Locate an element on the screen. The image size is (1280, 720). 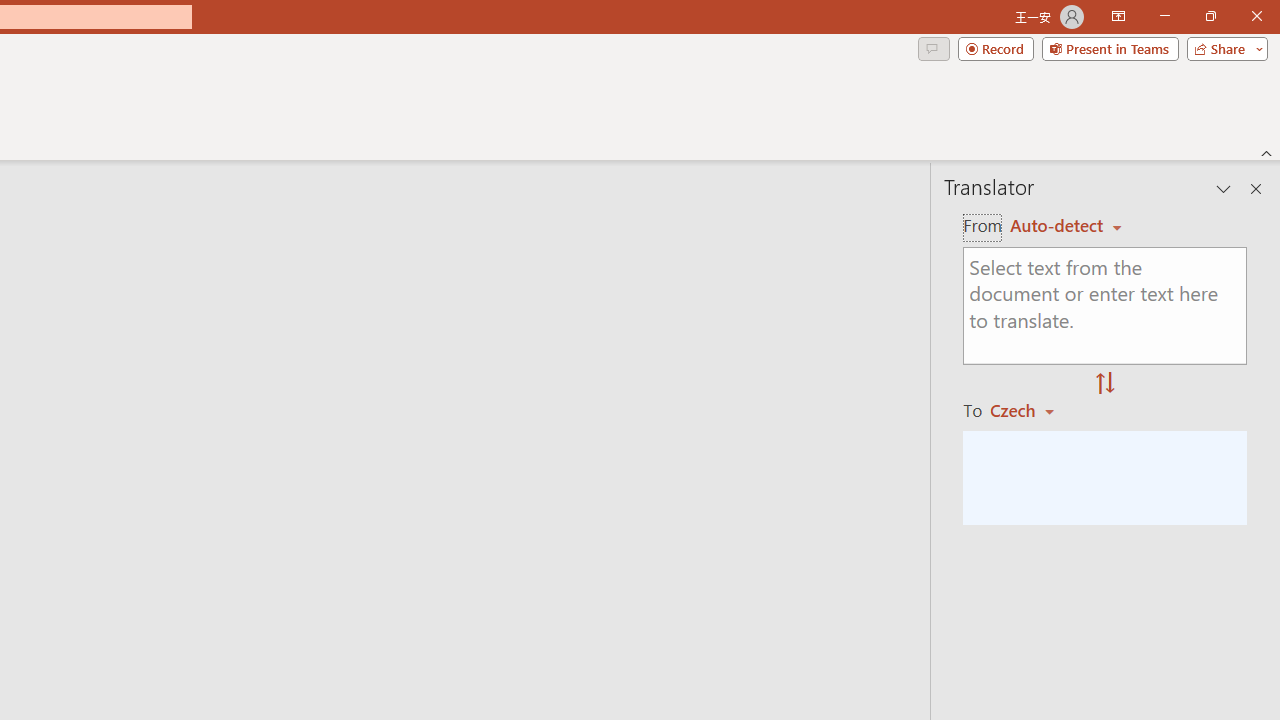
'Czech' is located at coordinates (1031, 409).